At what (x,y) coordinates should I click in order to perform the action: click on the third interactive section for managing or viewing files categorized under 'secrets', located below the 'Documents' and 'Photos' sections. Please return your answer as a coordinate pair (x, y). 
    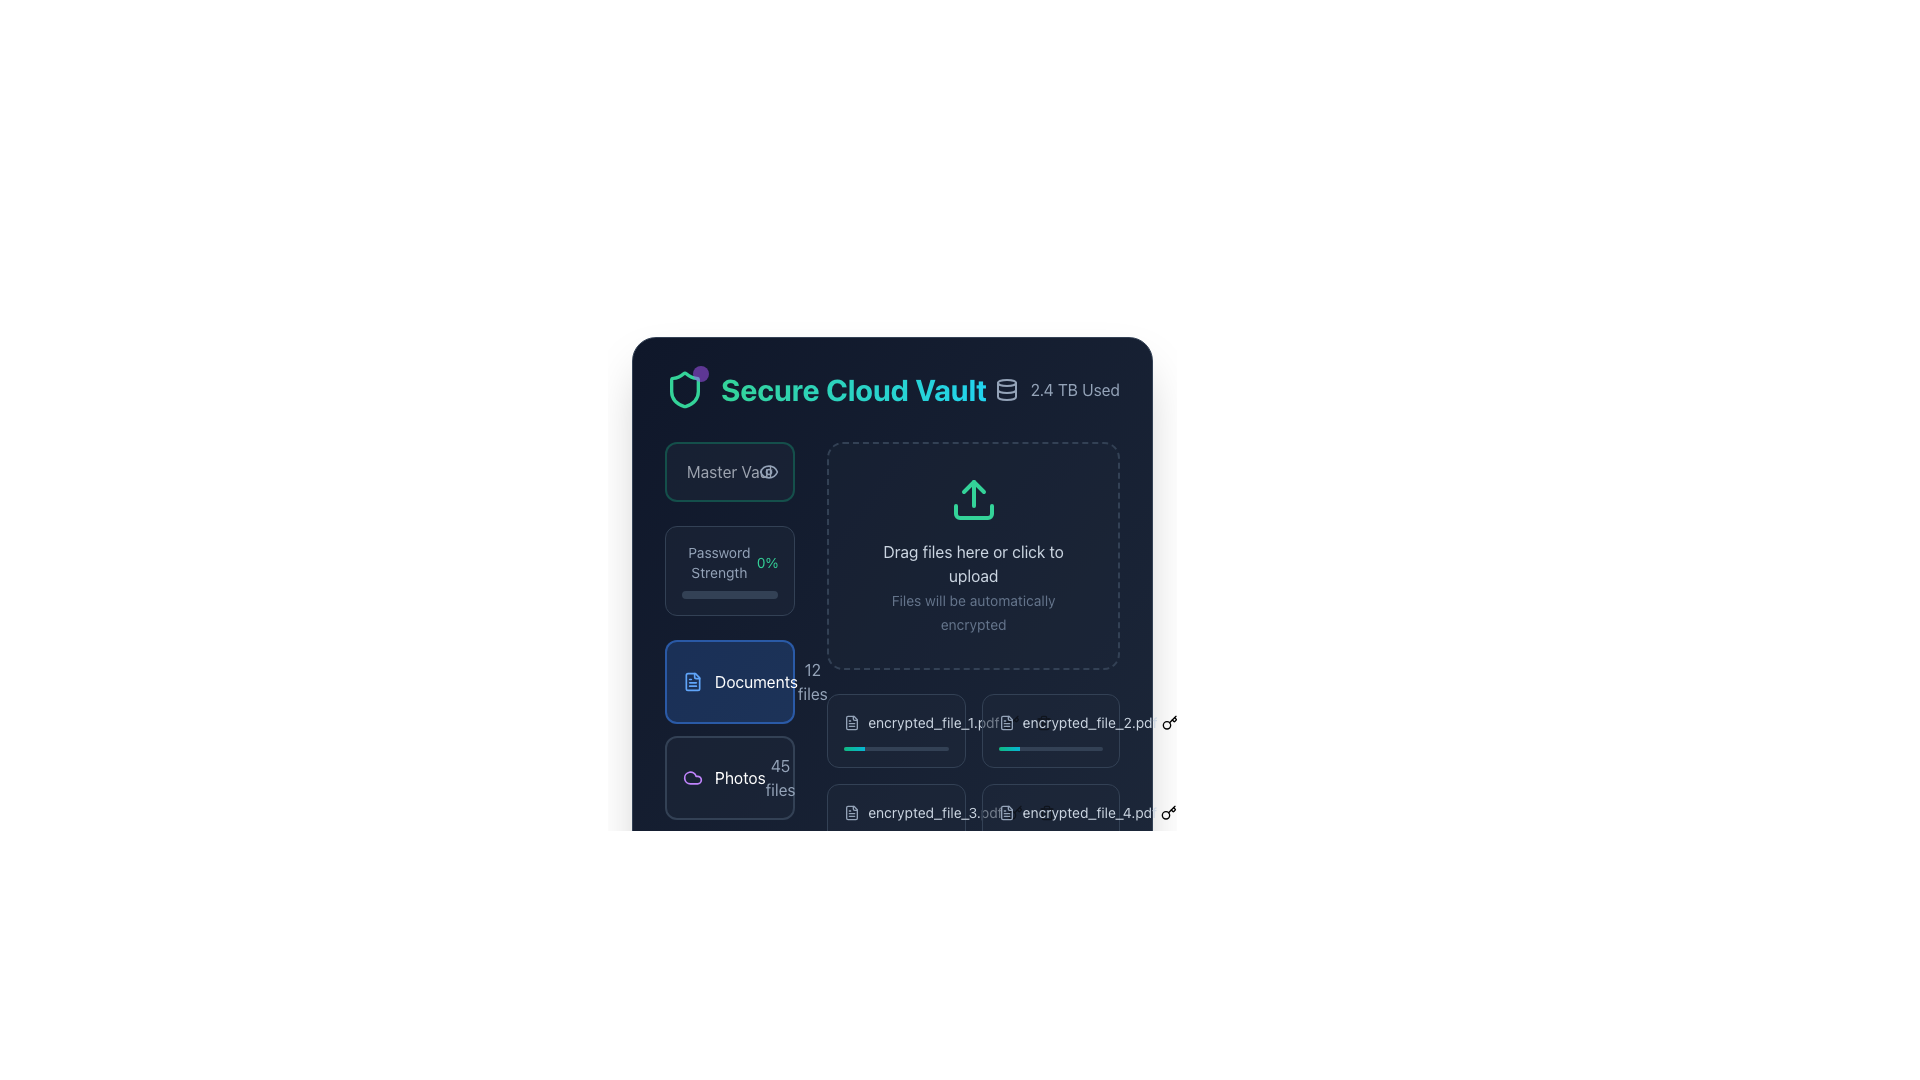
    Looking at the image, I should click on (729, 873).